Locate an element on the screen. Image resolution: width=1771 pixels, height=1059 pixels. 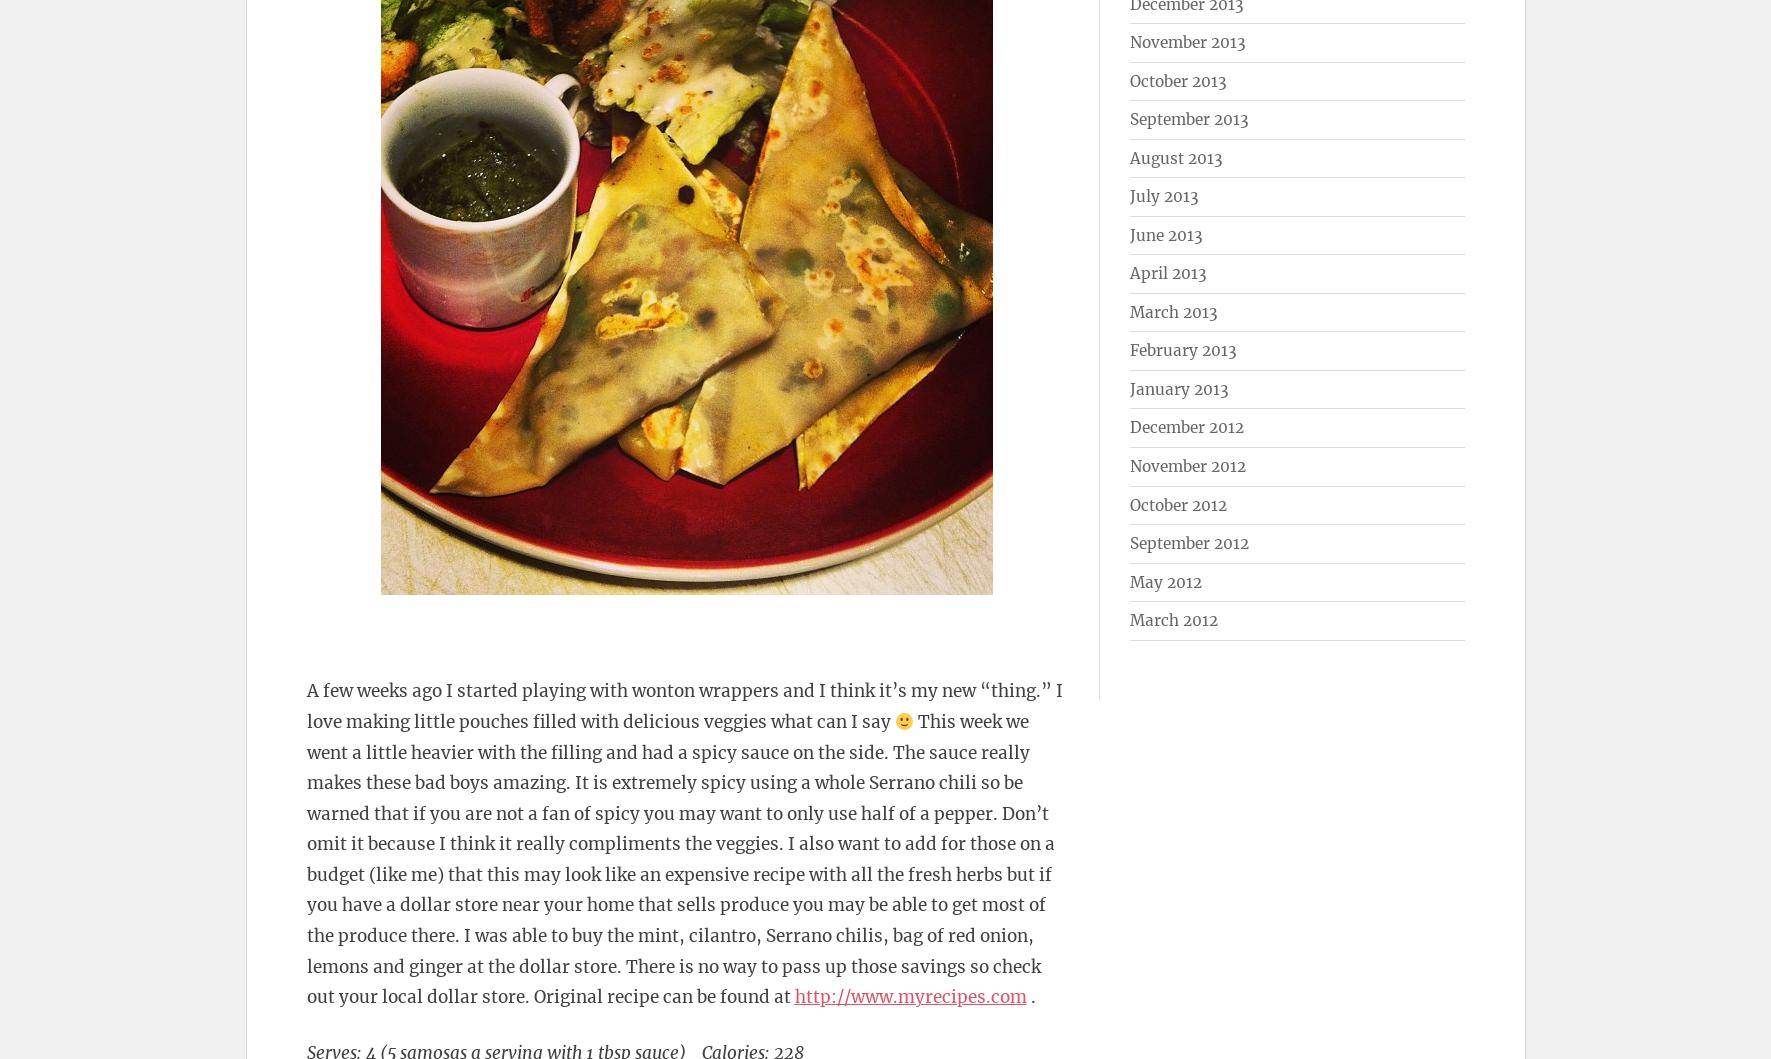
'August 2013' is located at coordinates (1175, 156).